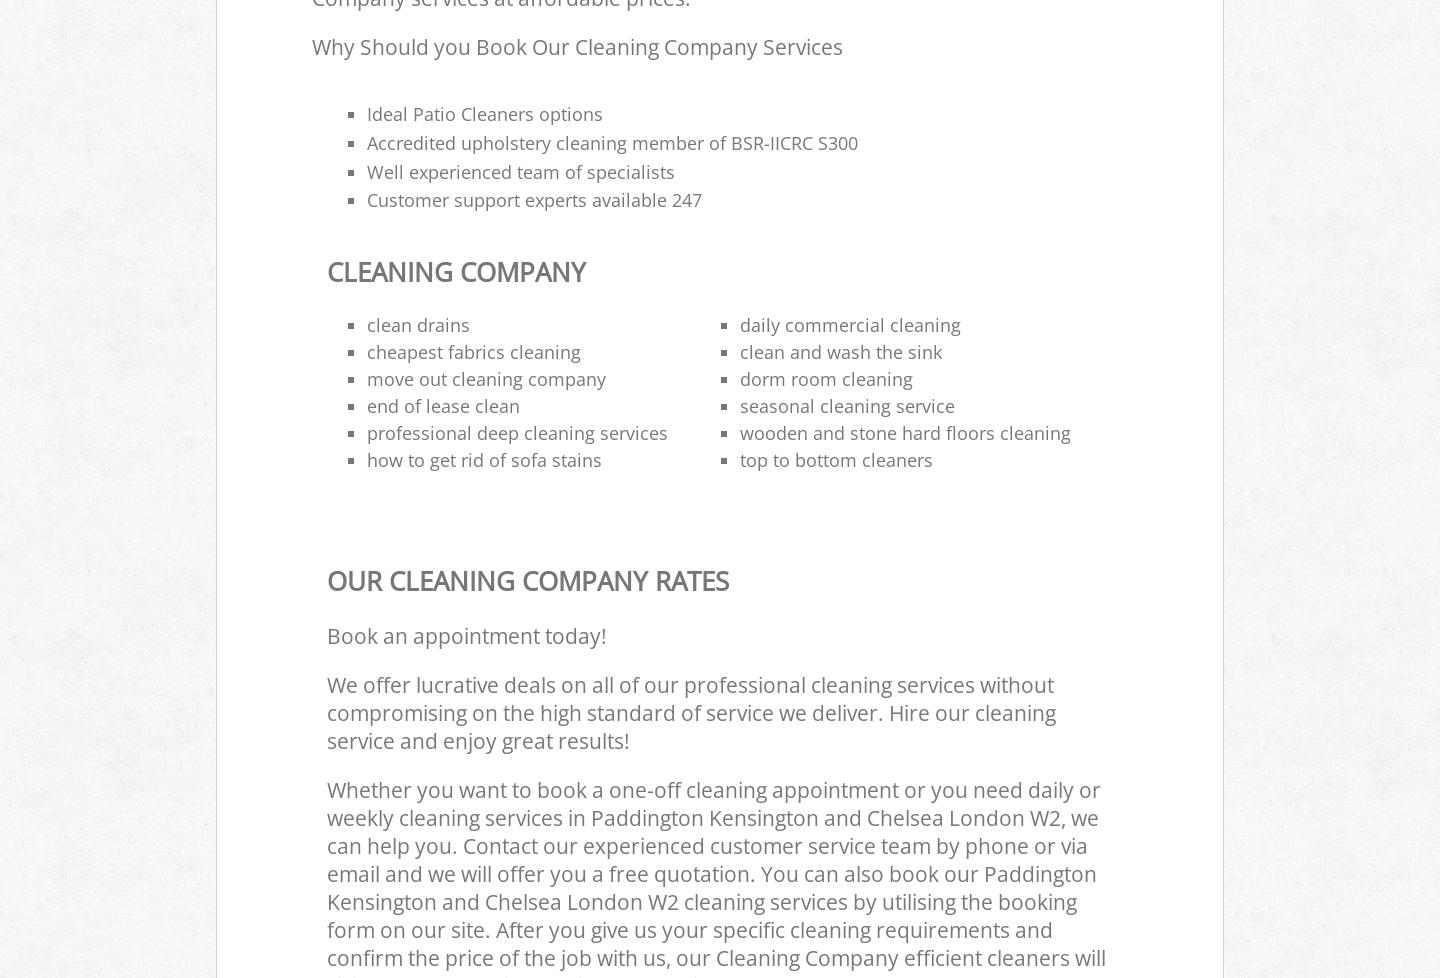 This screenshot has height=978, width=1440. I want to click on 'seasonal cleaning service', so click(846, 404).